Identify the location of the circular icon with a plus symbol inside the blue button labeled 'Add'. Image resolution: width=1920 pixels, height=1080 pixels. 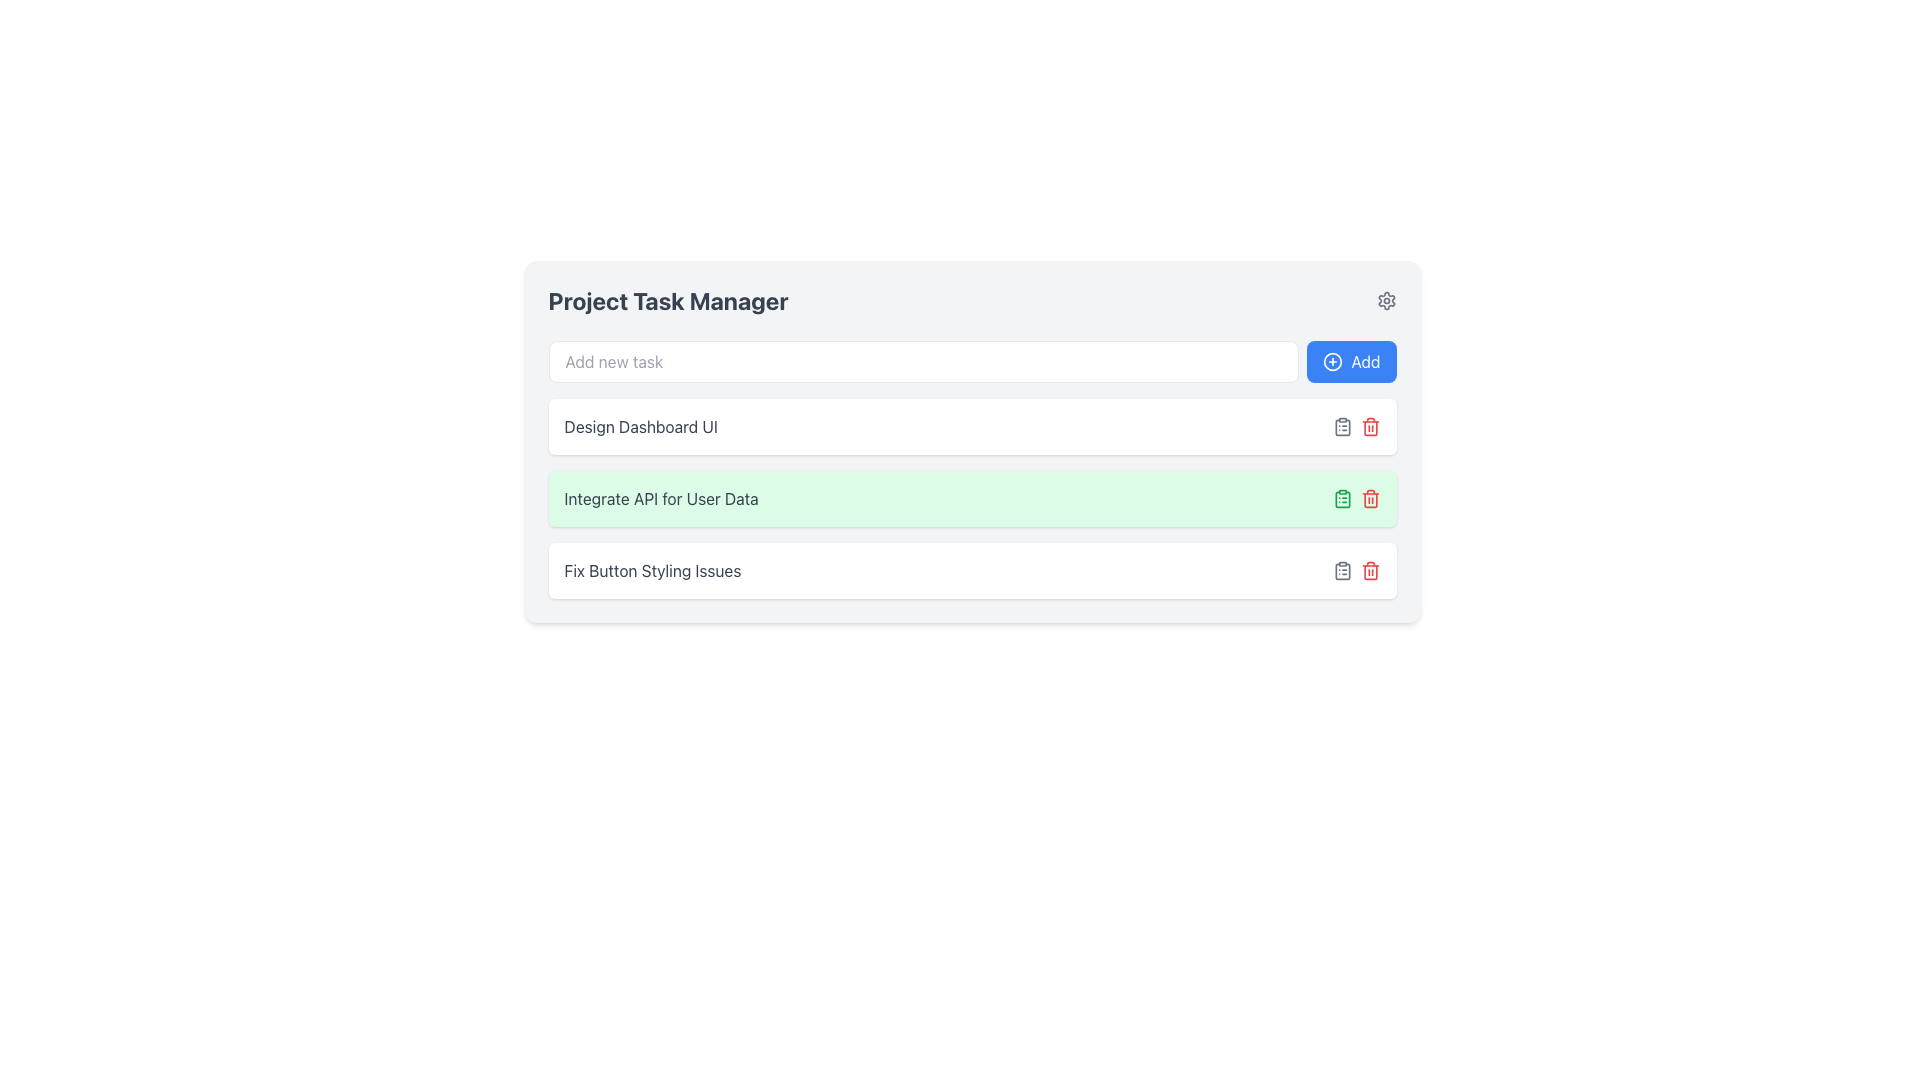
(1333, 362).